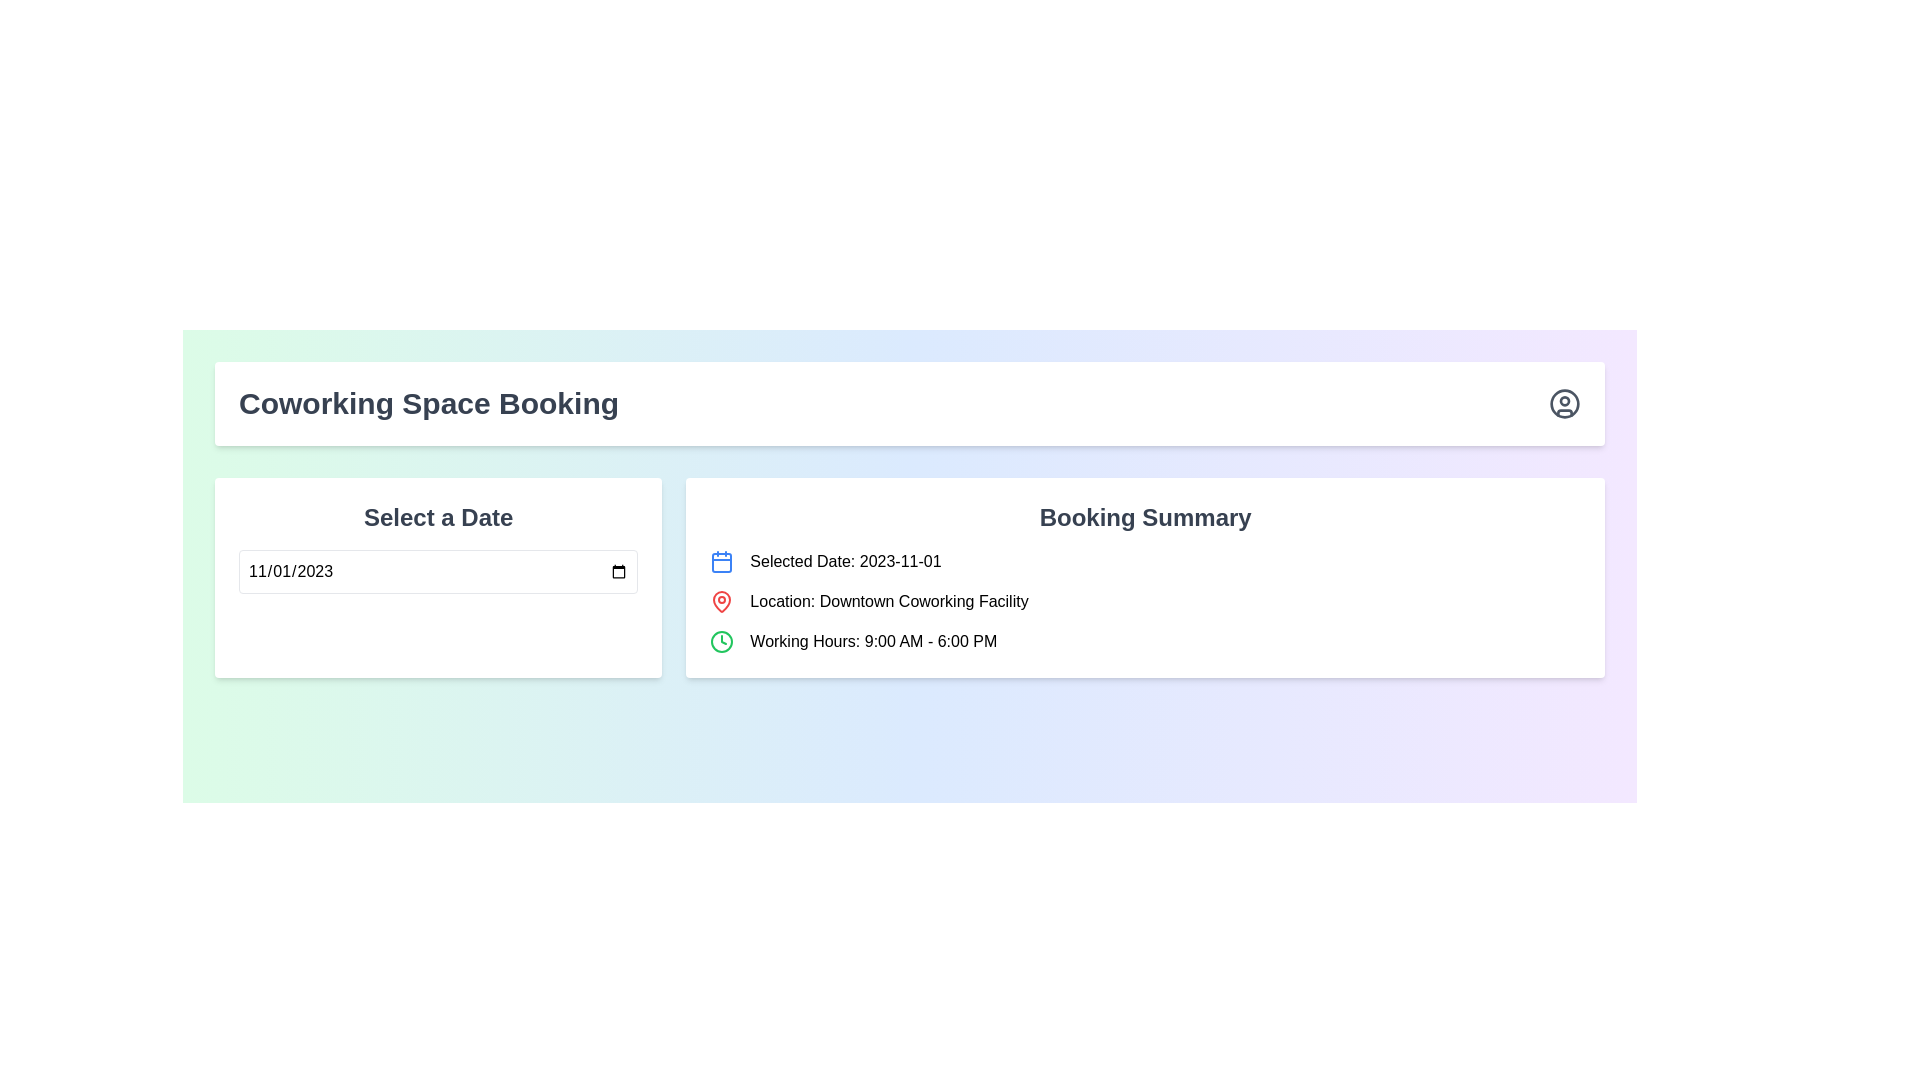 This screenshot has width=1920, height=1080. Describe the element at coordinates (1145, 516) in the screenshot. I see `the Text-based header located at the top of the white card section on the right side of the interface, below the main title 'Coworking Space Booking'` at that location.